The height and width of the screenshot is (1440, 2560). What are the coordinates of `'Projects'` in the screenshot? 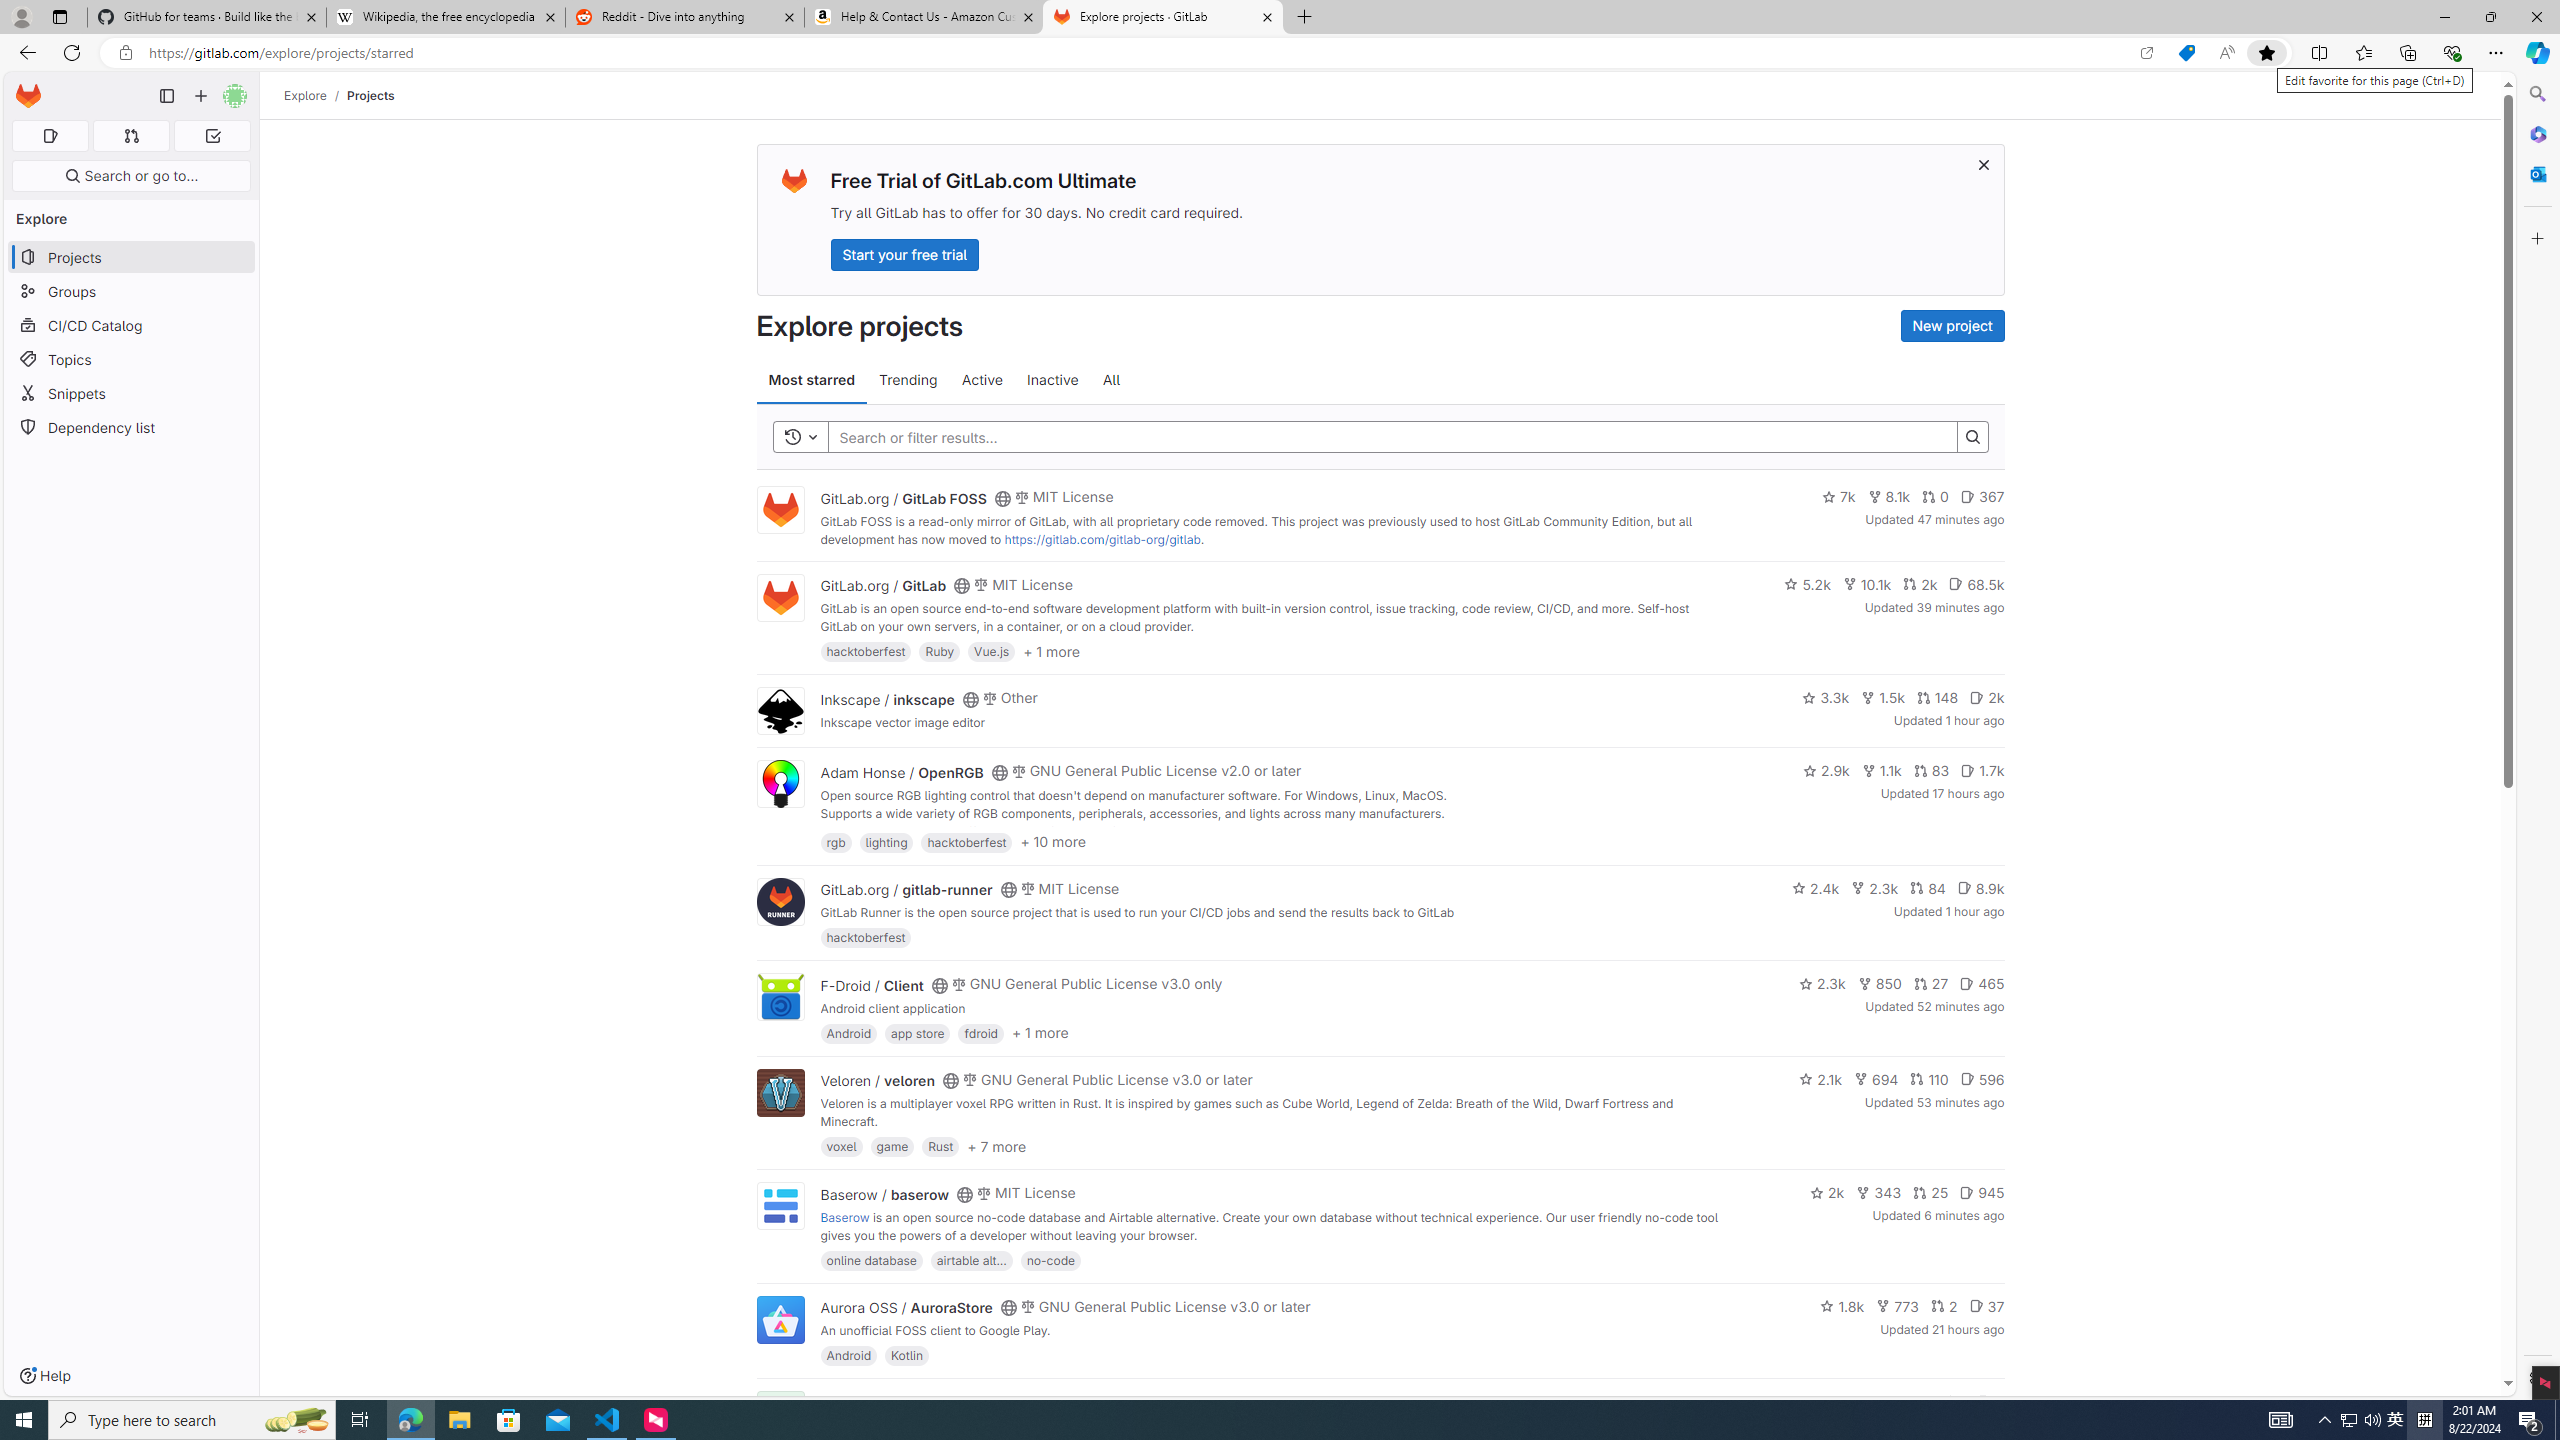 It's located at (370, 95).